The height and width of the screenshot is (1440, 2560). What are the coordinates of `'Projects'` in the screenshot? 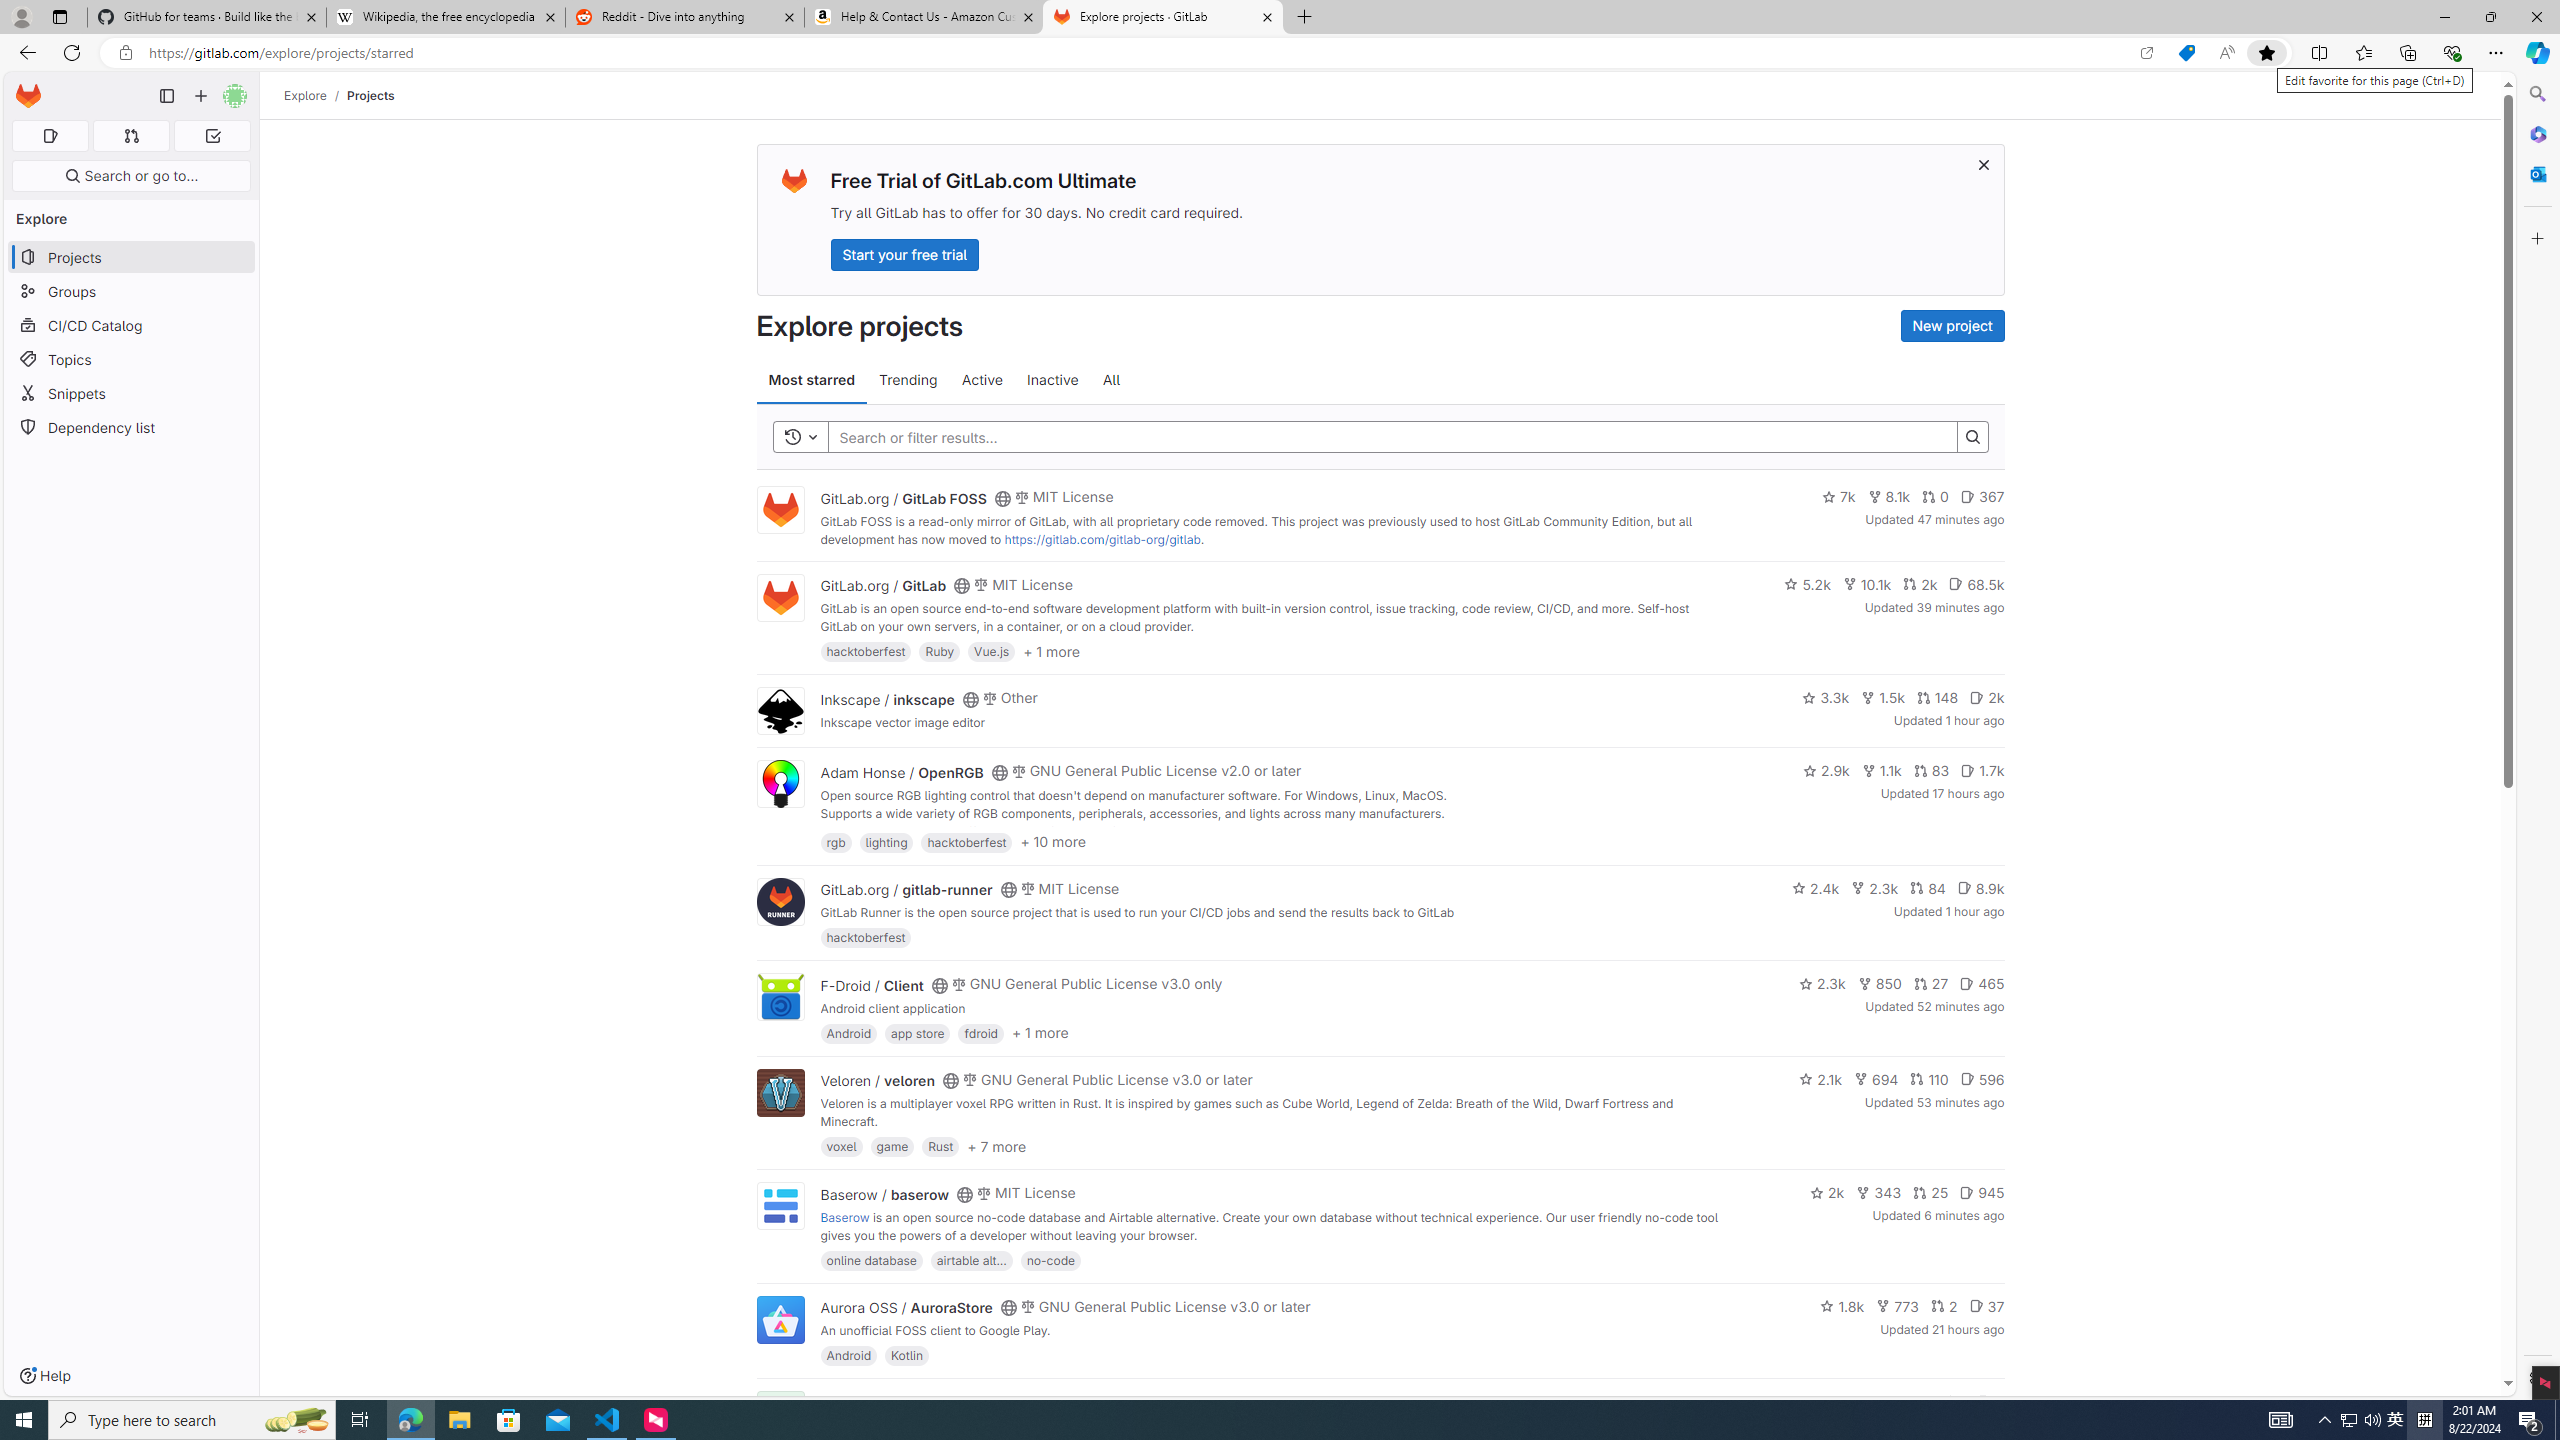 It's located at (370, 95).